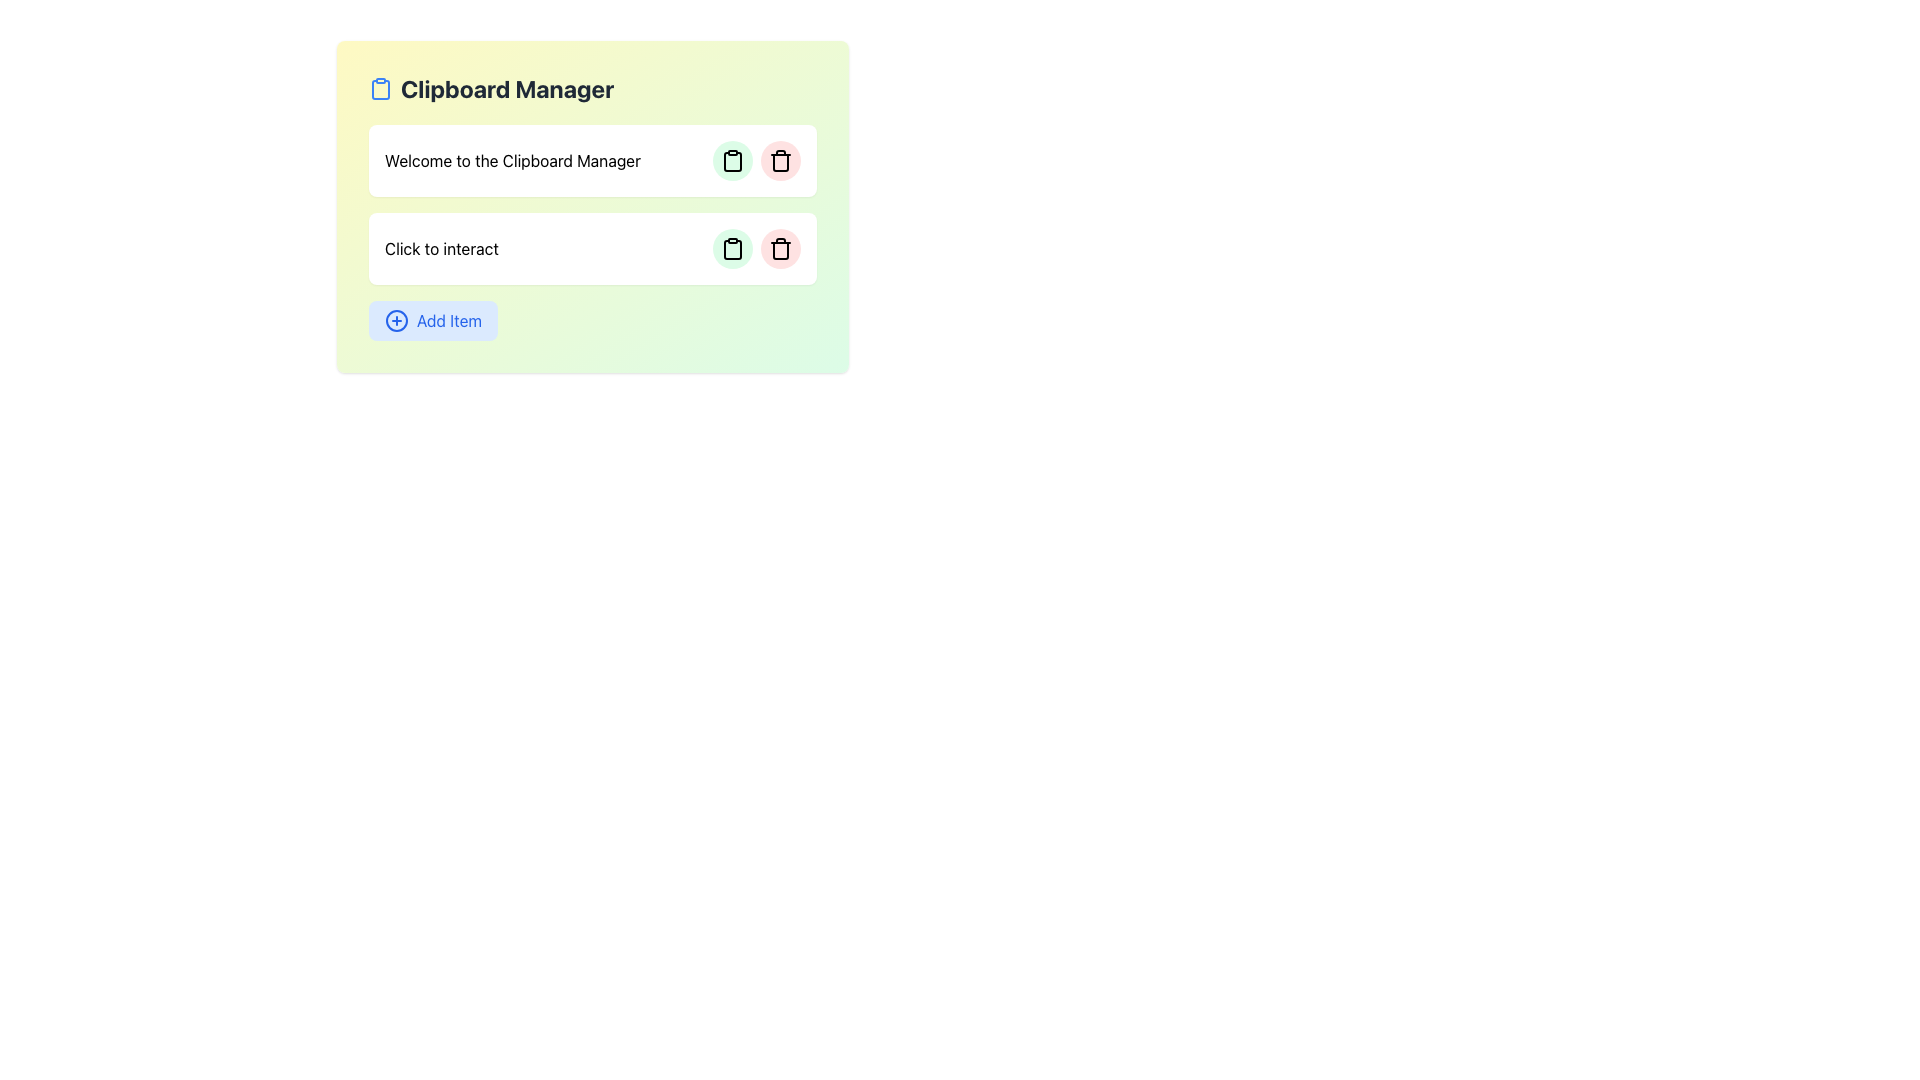  What do you see at coordinates (780, 160) in the screenshot?
I see `the circular red button with a trash can icon` at bounding box center [780, 160].